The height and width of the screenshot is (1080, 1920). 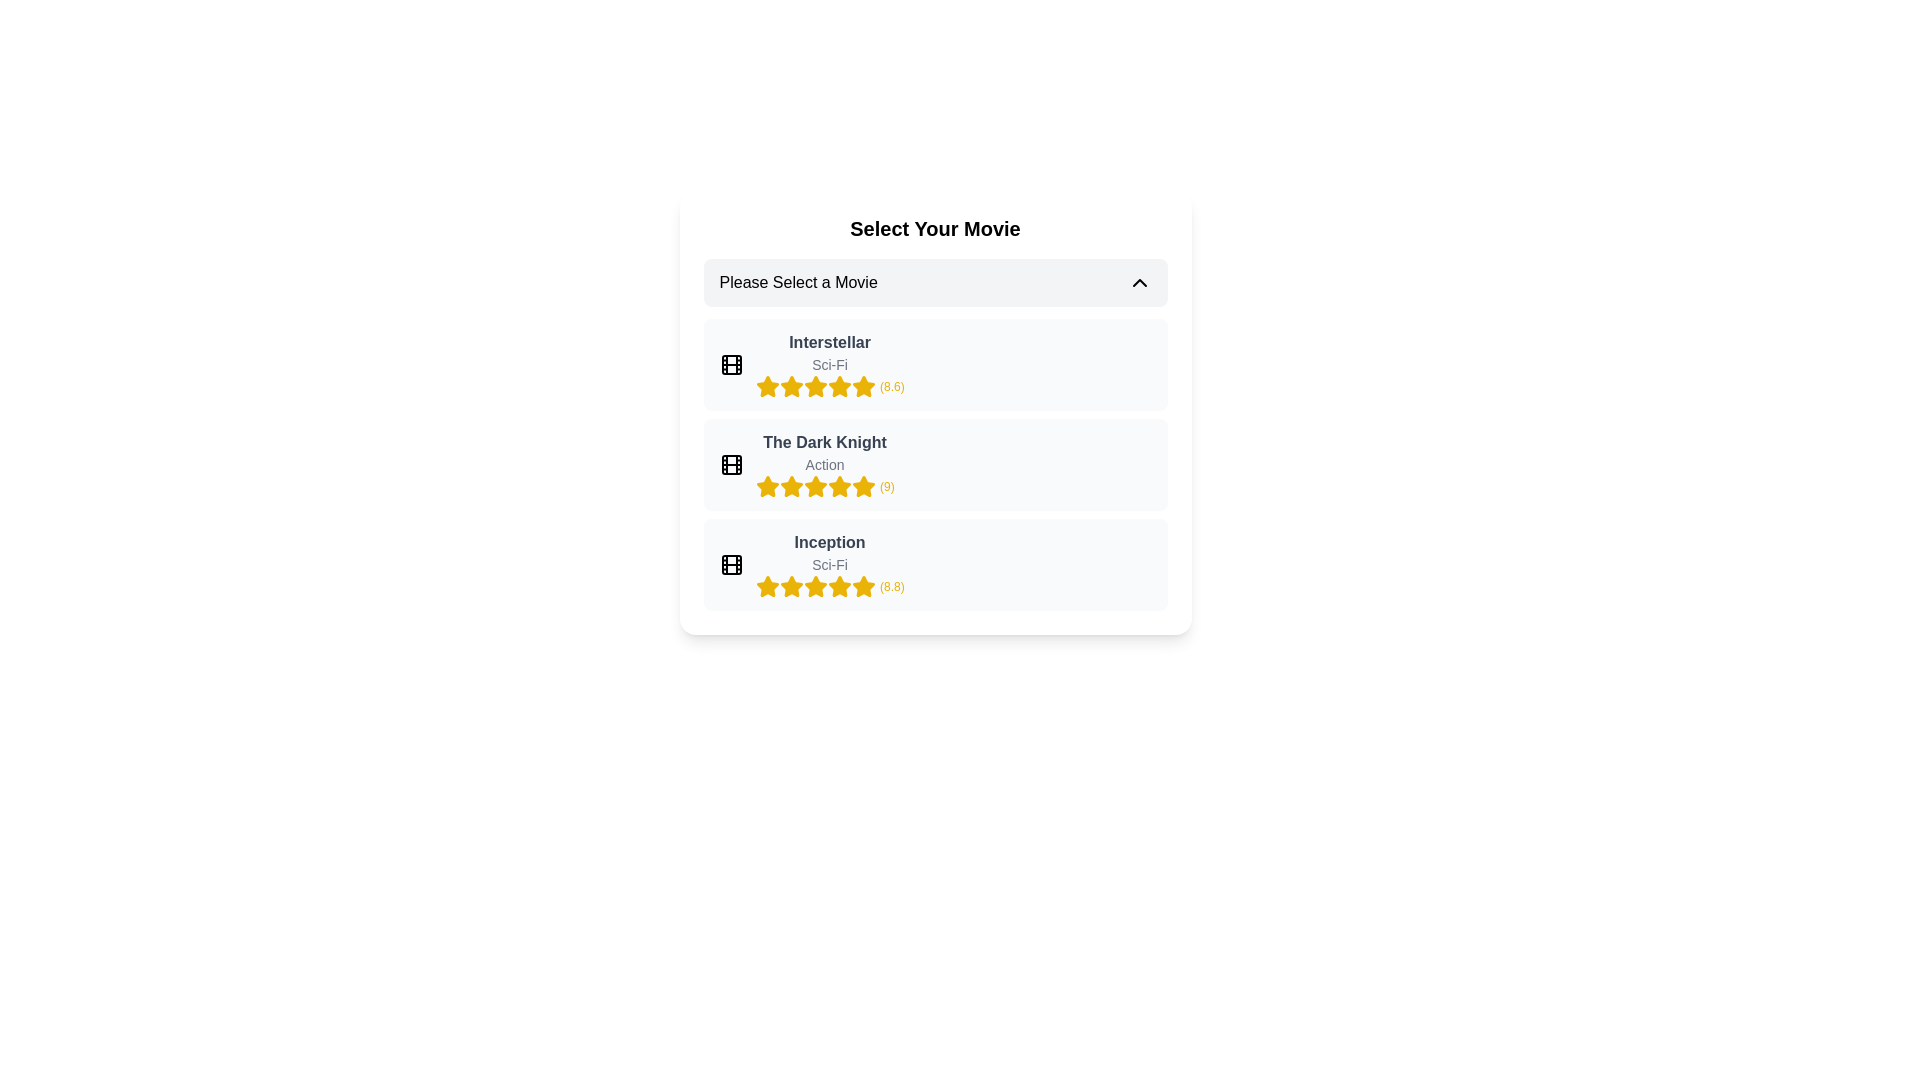 What do you see at coordinates (730, 564) in the screenshot?
I see `the decorative rectangular shape with rounded corners styled in black that resembles a filmstrip, located within the movie icon for 'Inception' in the UI` at bounding box center [730, 564].